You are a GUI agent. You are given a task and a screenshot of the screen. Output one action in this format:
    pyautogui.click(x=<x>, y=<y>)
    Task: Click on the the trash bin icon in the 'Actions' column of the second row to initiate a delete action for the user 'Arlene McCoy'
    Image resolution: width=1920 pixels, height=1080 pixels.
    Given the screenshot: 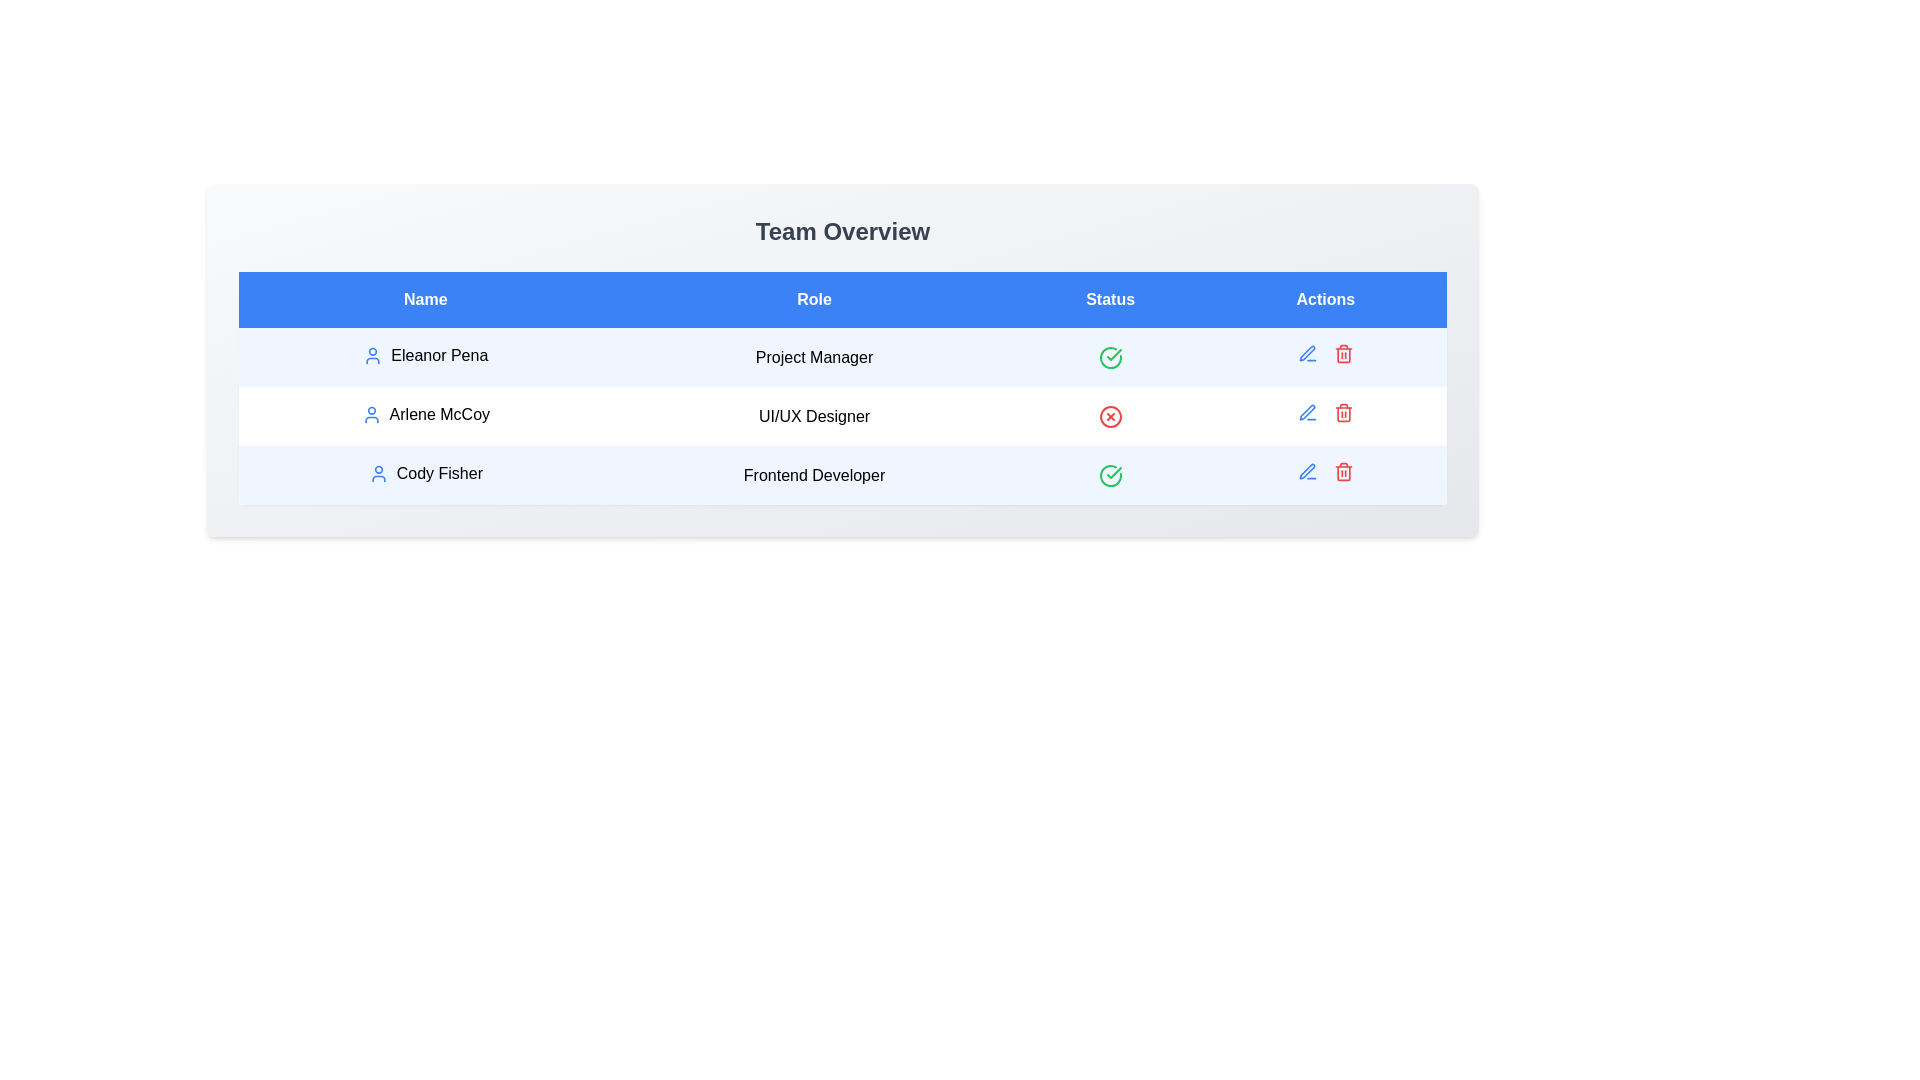 What is the action you would take?
    pyautogui.click(x=1344, y=354)
    